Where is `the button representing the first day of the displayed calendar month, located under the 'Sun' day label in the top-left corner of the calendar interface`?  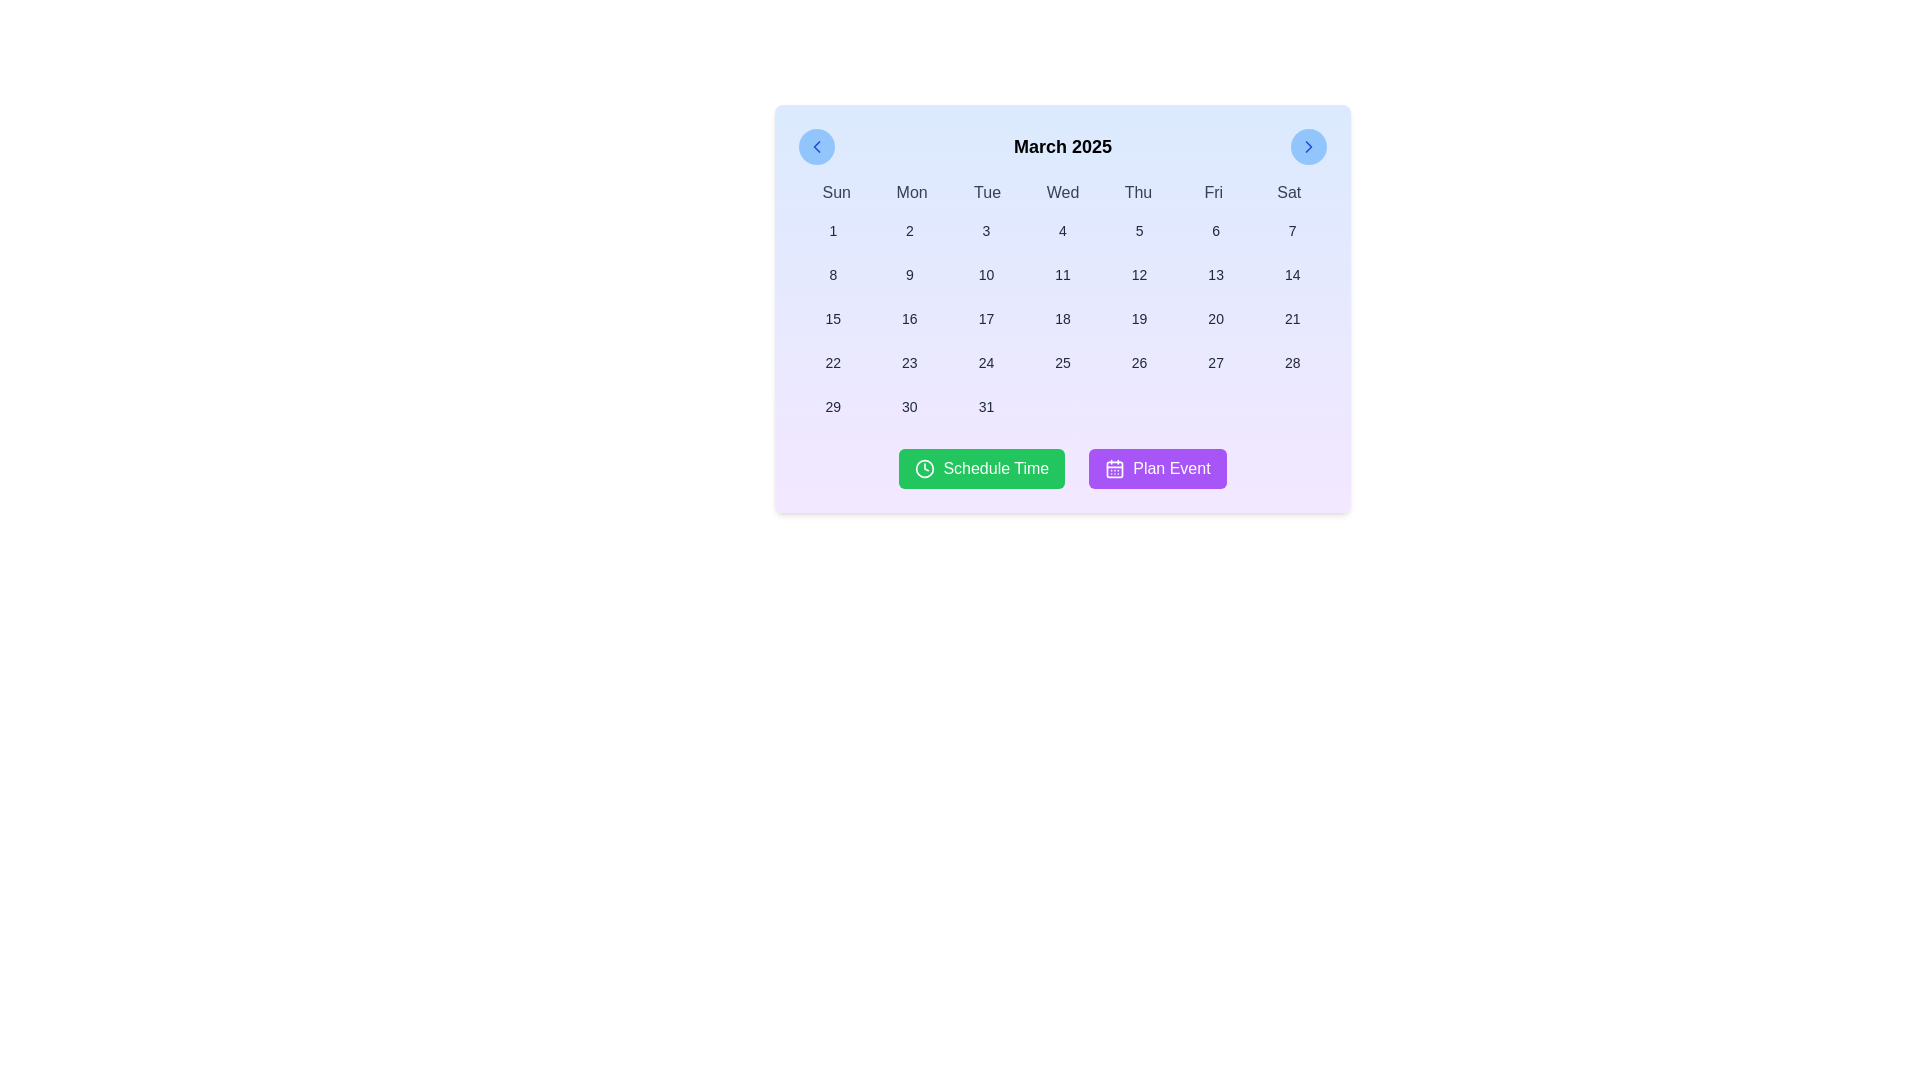
the button representing the first day of the displayed calendar month, located under the 'Sun' day label in the top-left corner of the calendar interface is located at coordinates (833, 230).